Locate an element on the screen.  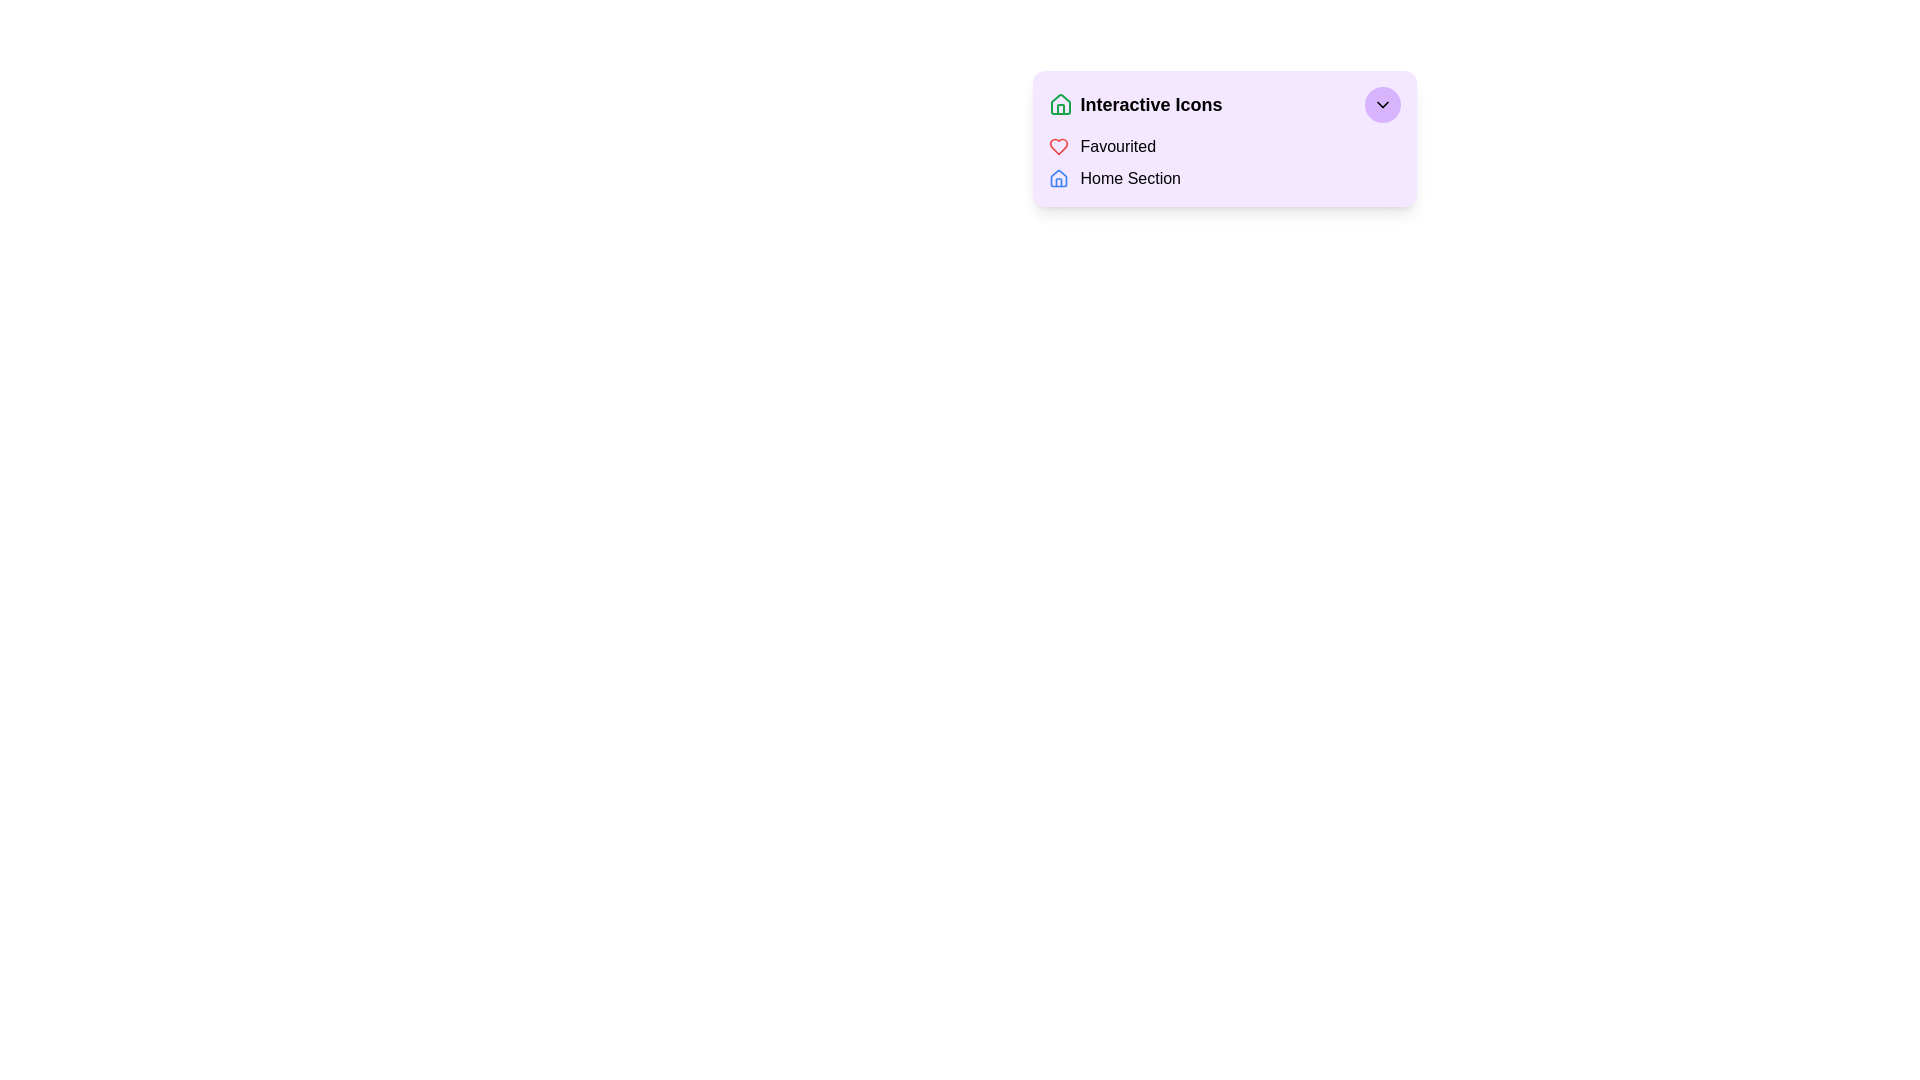
the text label reading 'Home Section', which is styled with bold black text on a light lavender background and is the third item in a vertical list of options is located at coordinates (1130, 177).